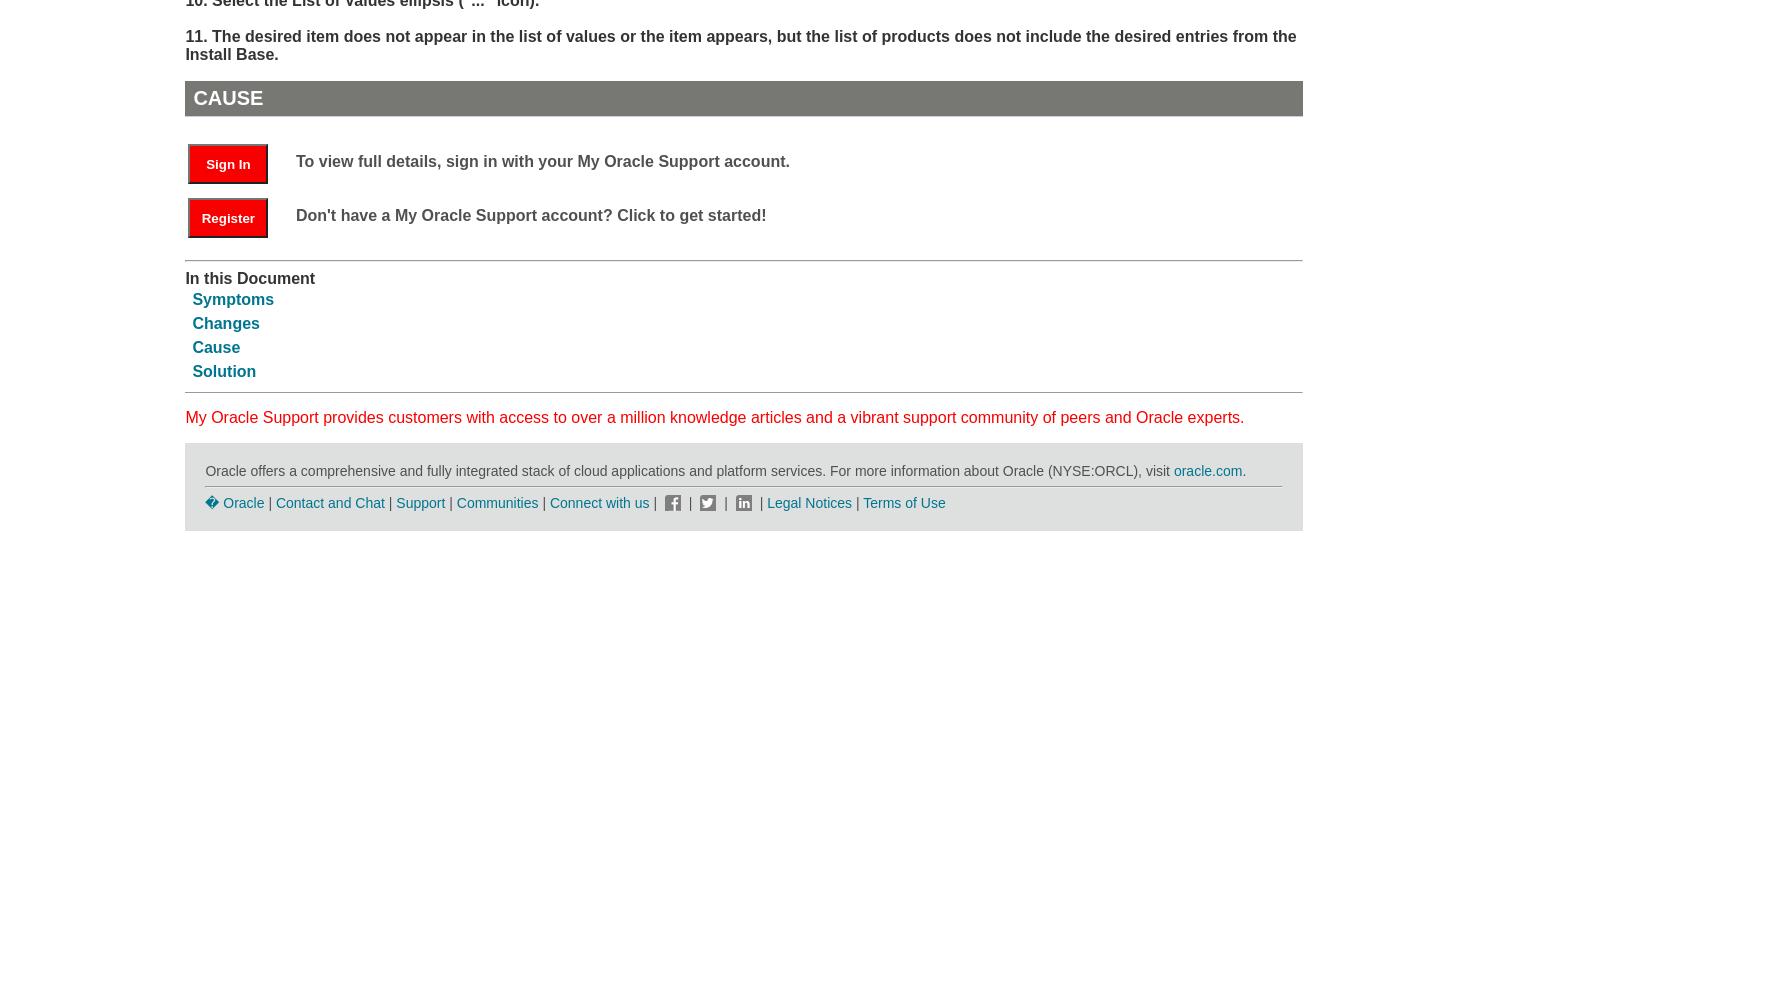 This screenshot has width=1790, height=1000. I want to click on 'Terms of Use', so click(903, 502).